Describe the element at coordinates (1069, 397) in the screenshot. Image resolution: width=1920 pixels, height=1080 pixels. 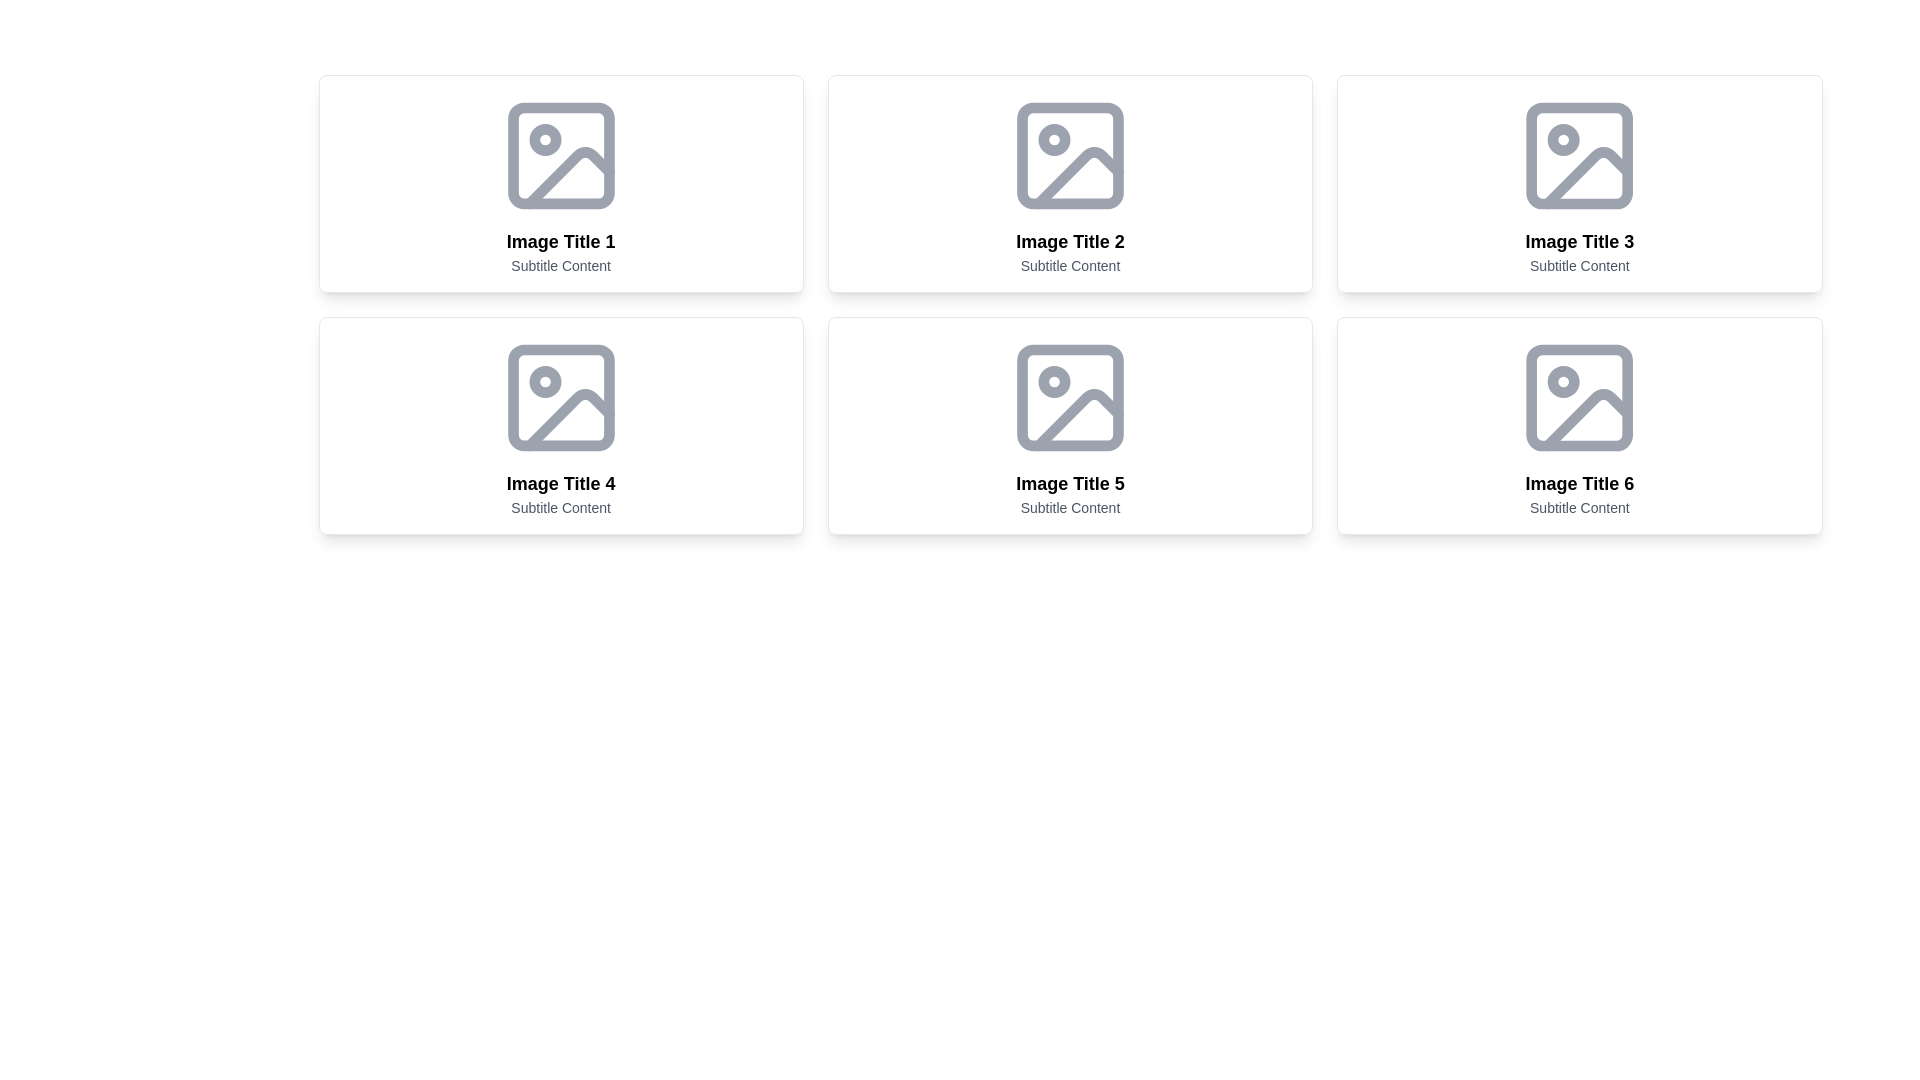
I see `the icon depicting an abstract image representation with a circle and a diagonal line, located in the center of the second row under the heading 'Image Title 5'` at that location.